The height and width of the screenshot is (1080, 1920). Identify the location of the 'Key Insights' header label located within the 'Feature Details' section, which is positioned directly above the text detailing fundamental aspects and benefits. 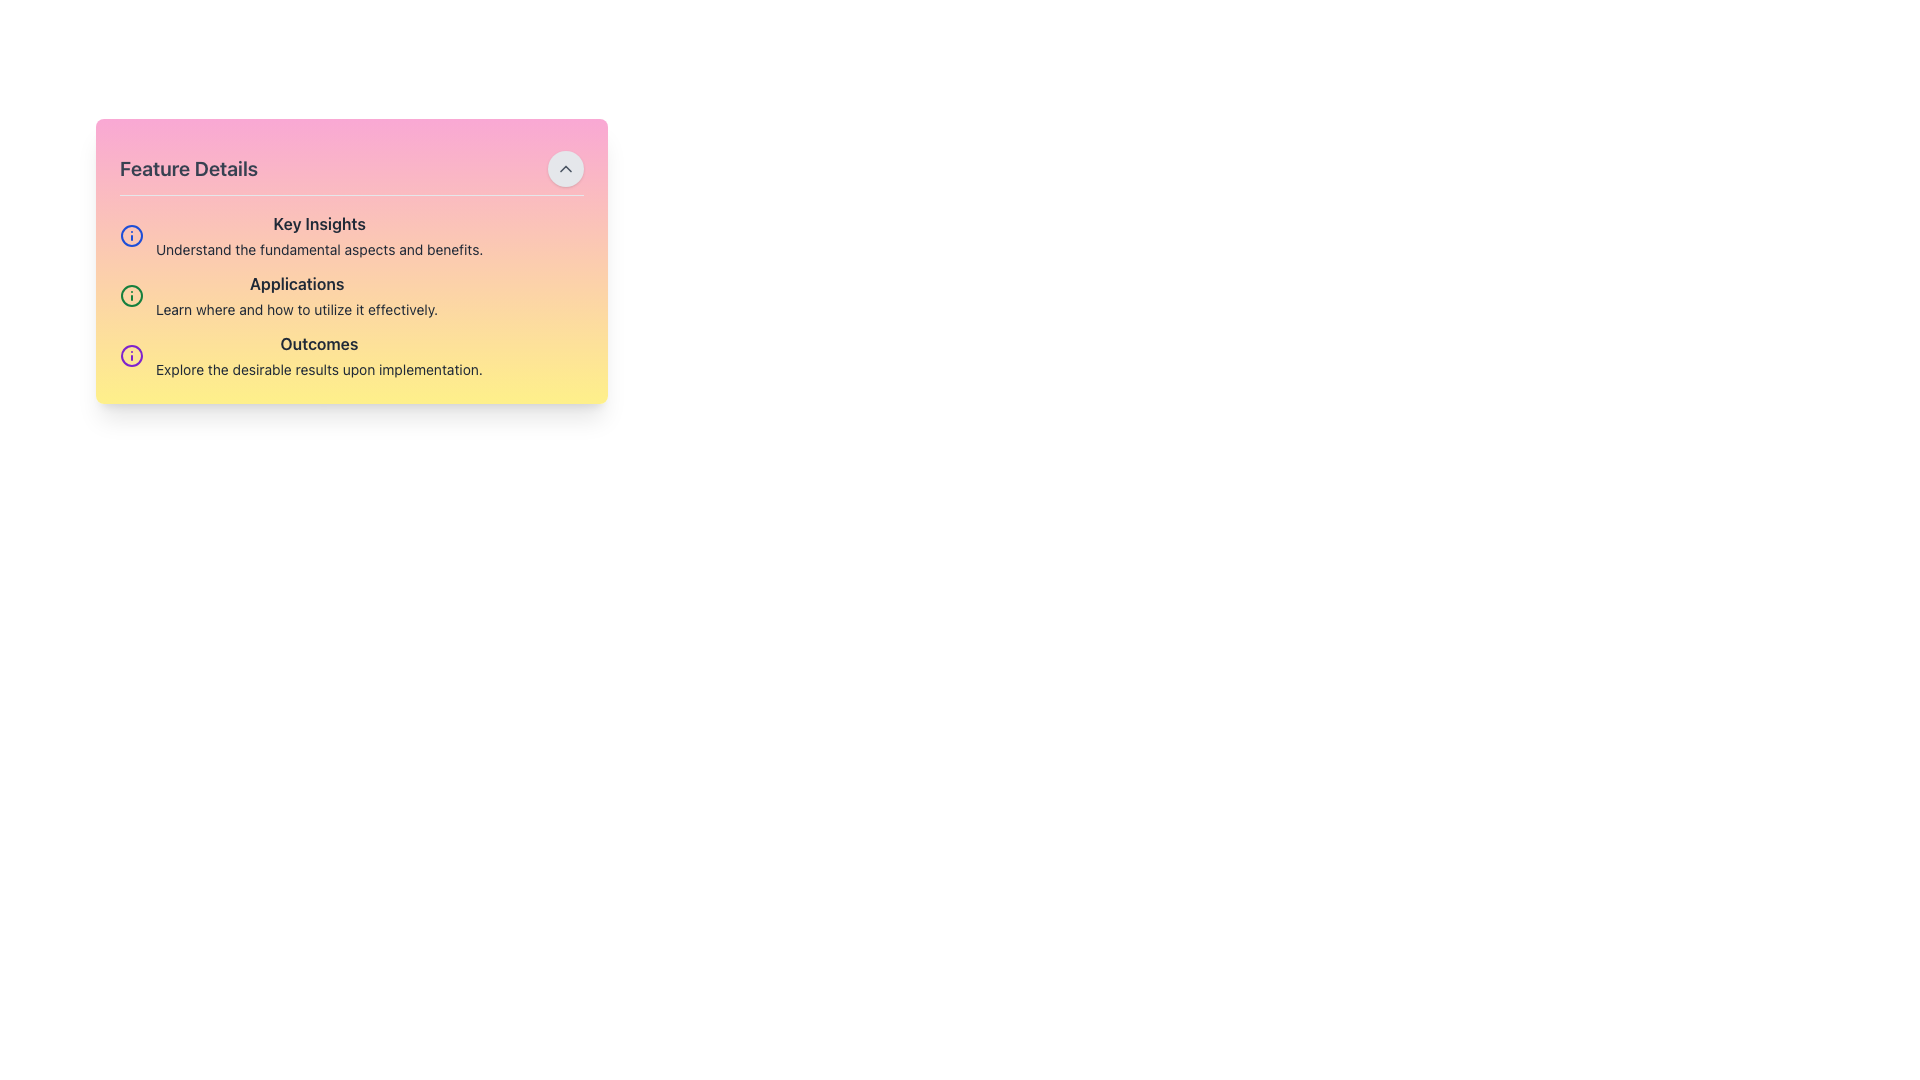
(318, 223).